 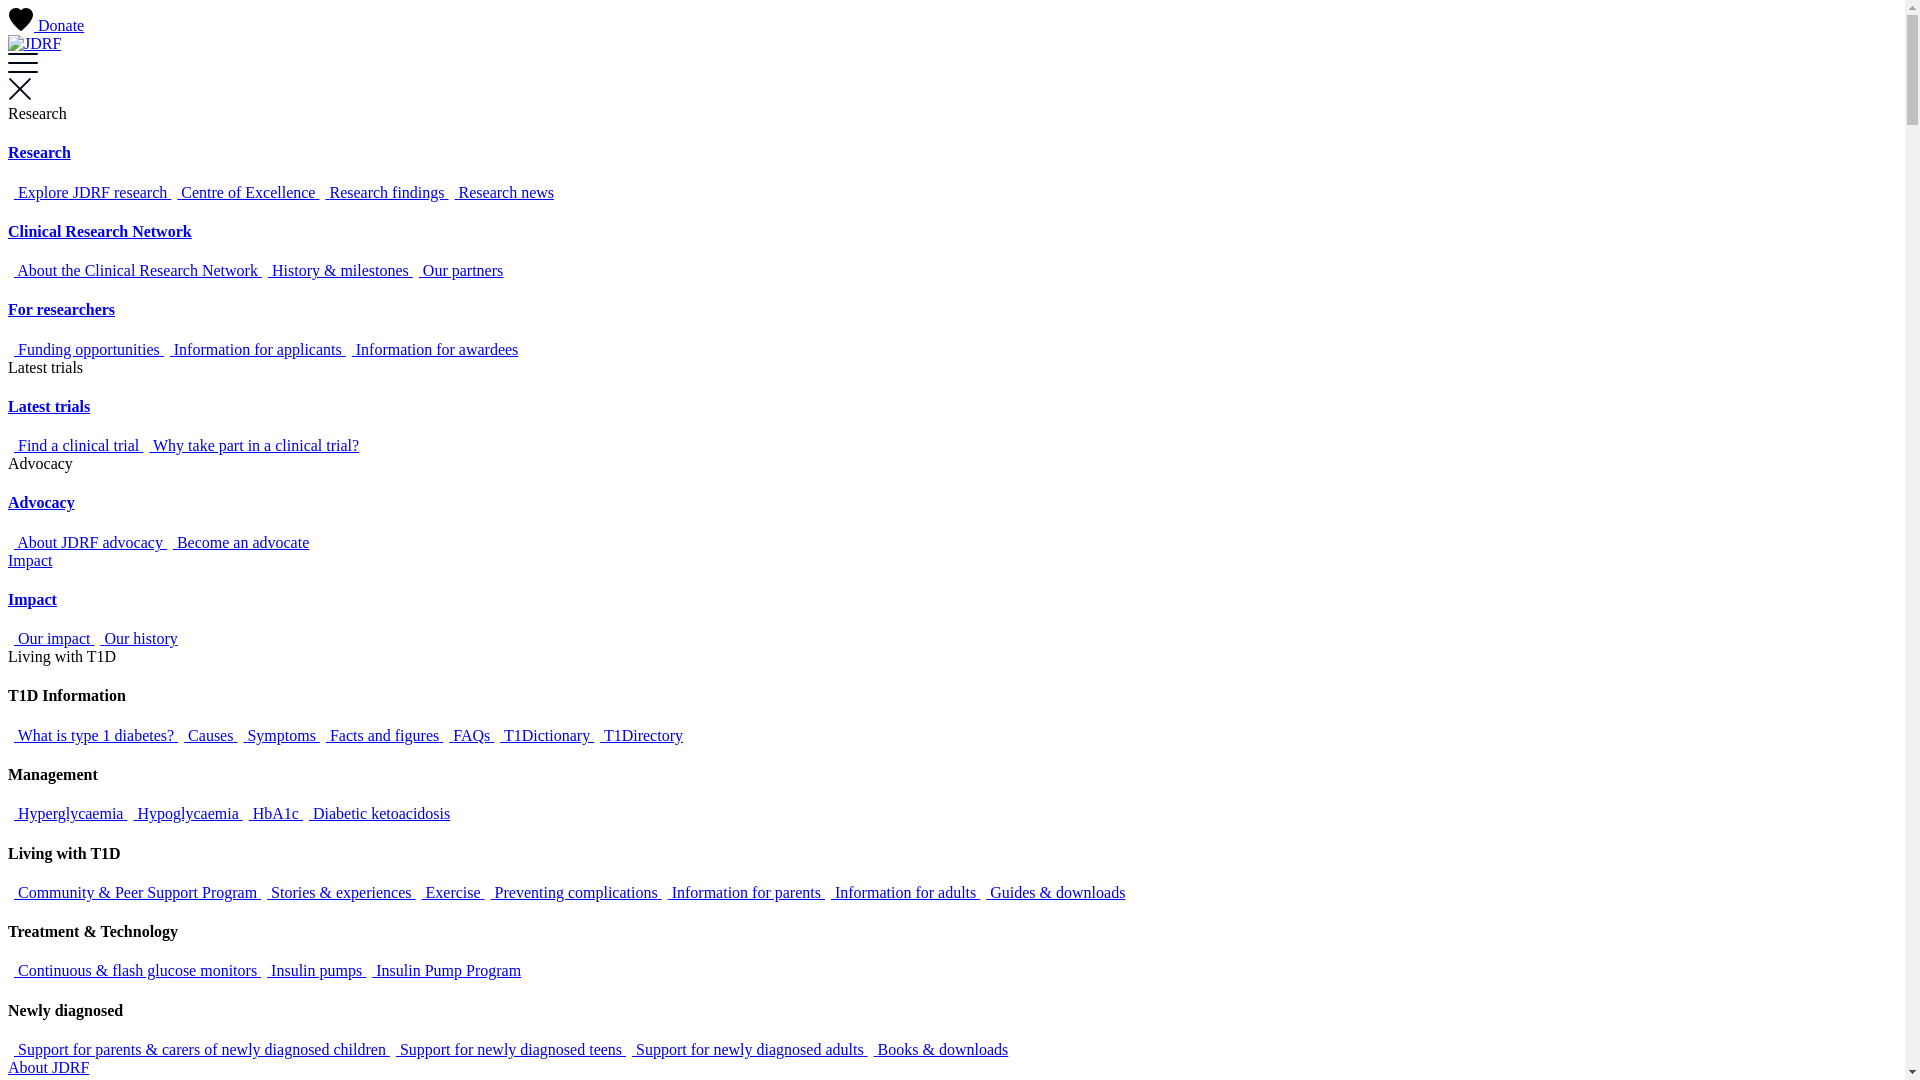 What do you see at coordinates (133, 270) in the screenshot?
I see `'About the Clinical Research Network'` at bounding box center [133, 270].